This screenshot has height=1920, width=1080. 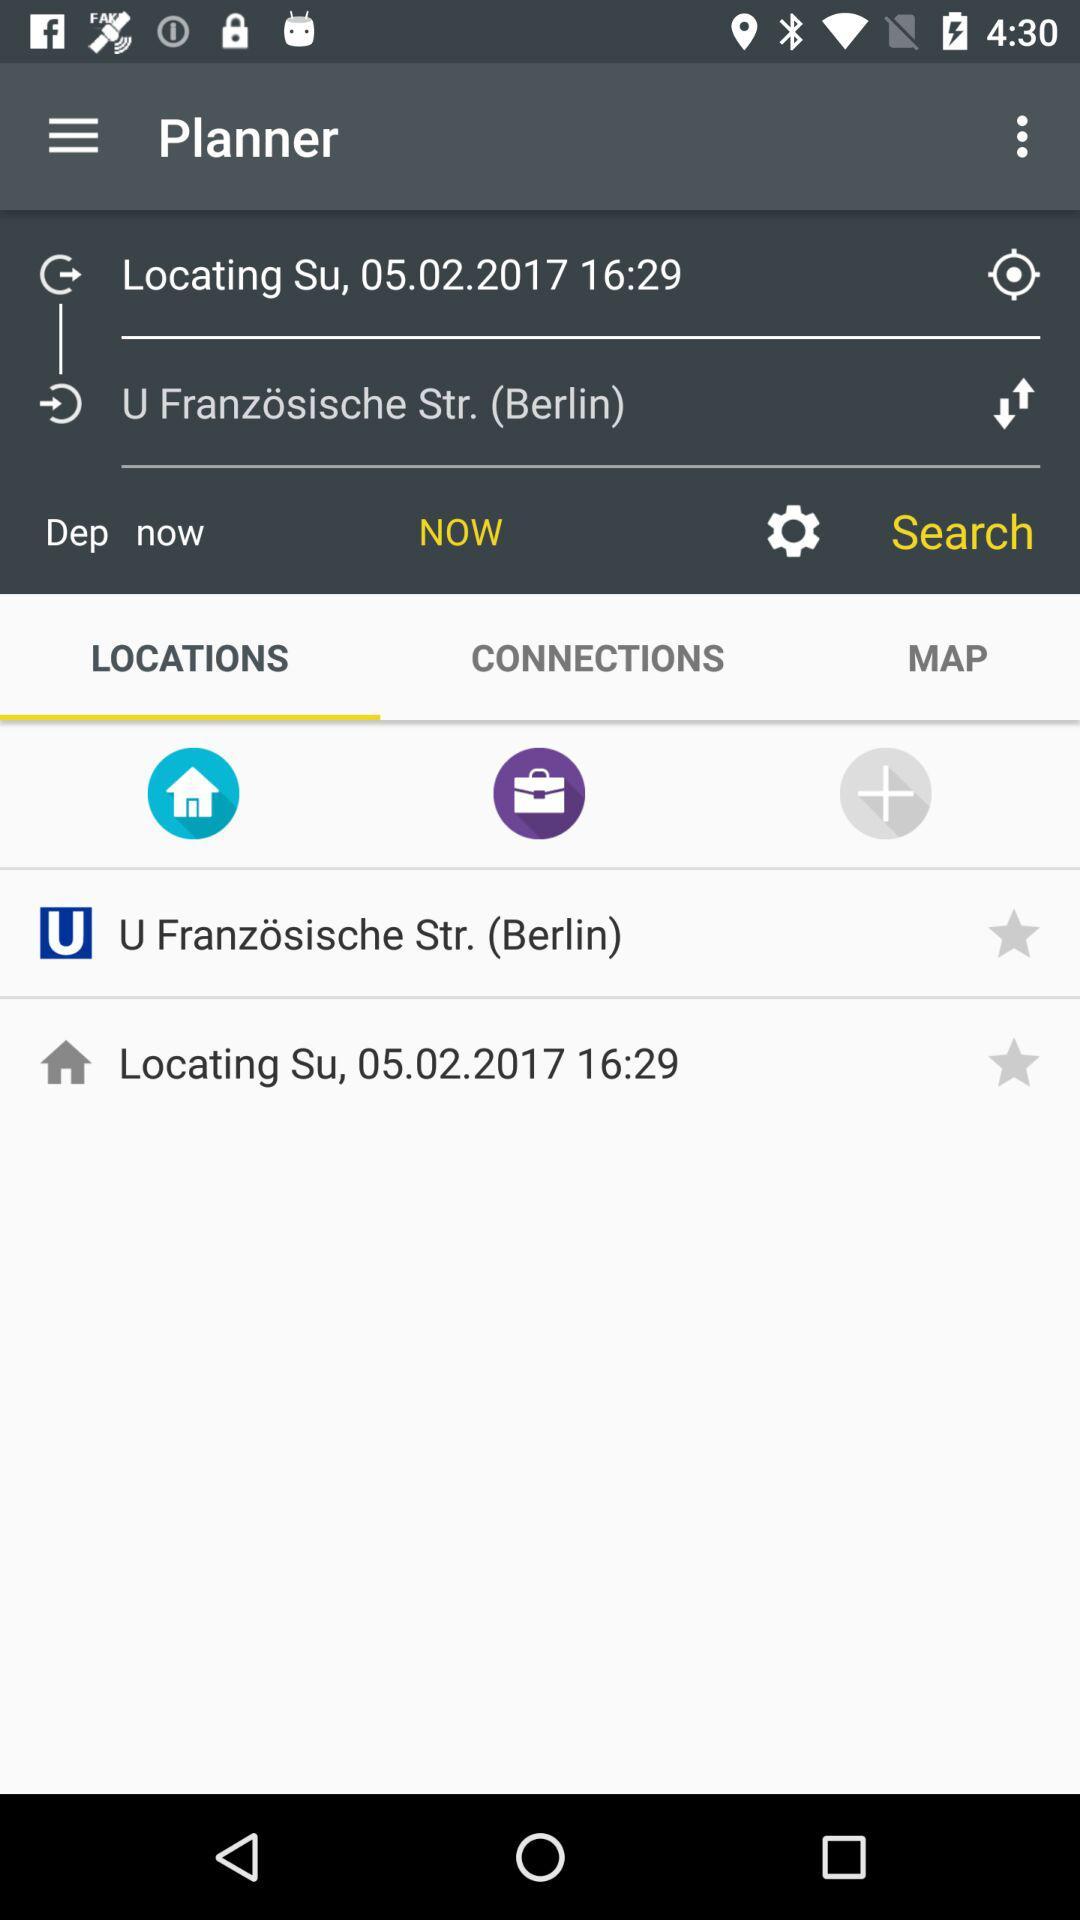 What do you see at coordinates (534, 272) in the screenshot?
I see `text under planner tab` at bounding box center [534, 272].